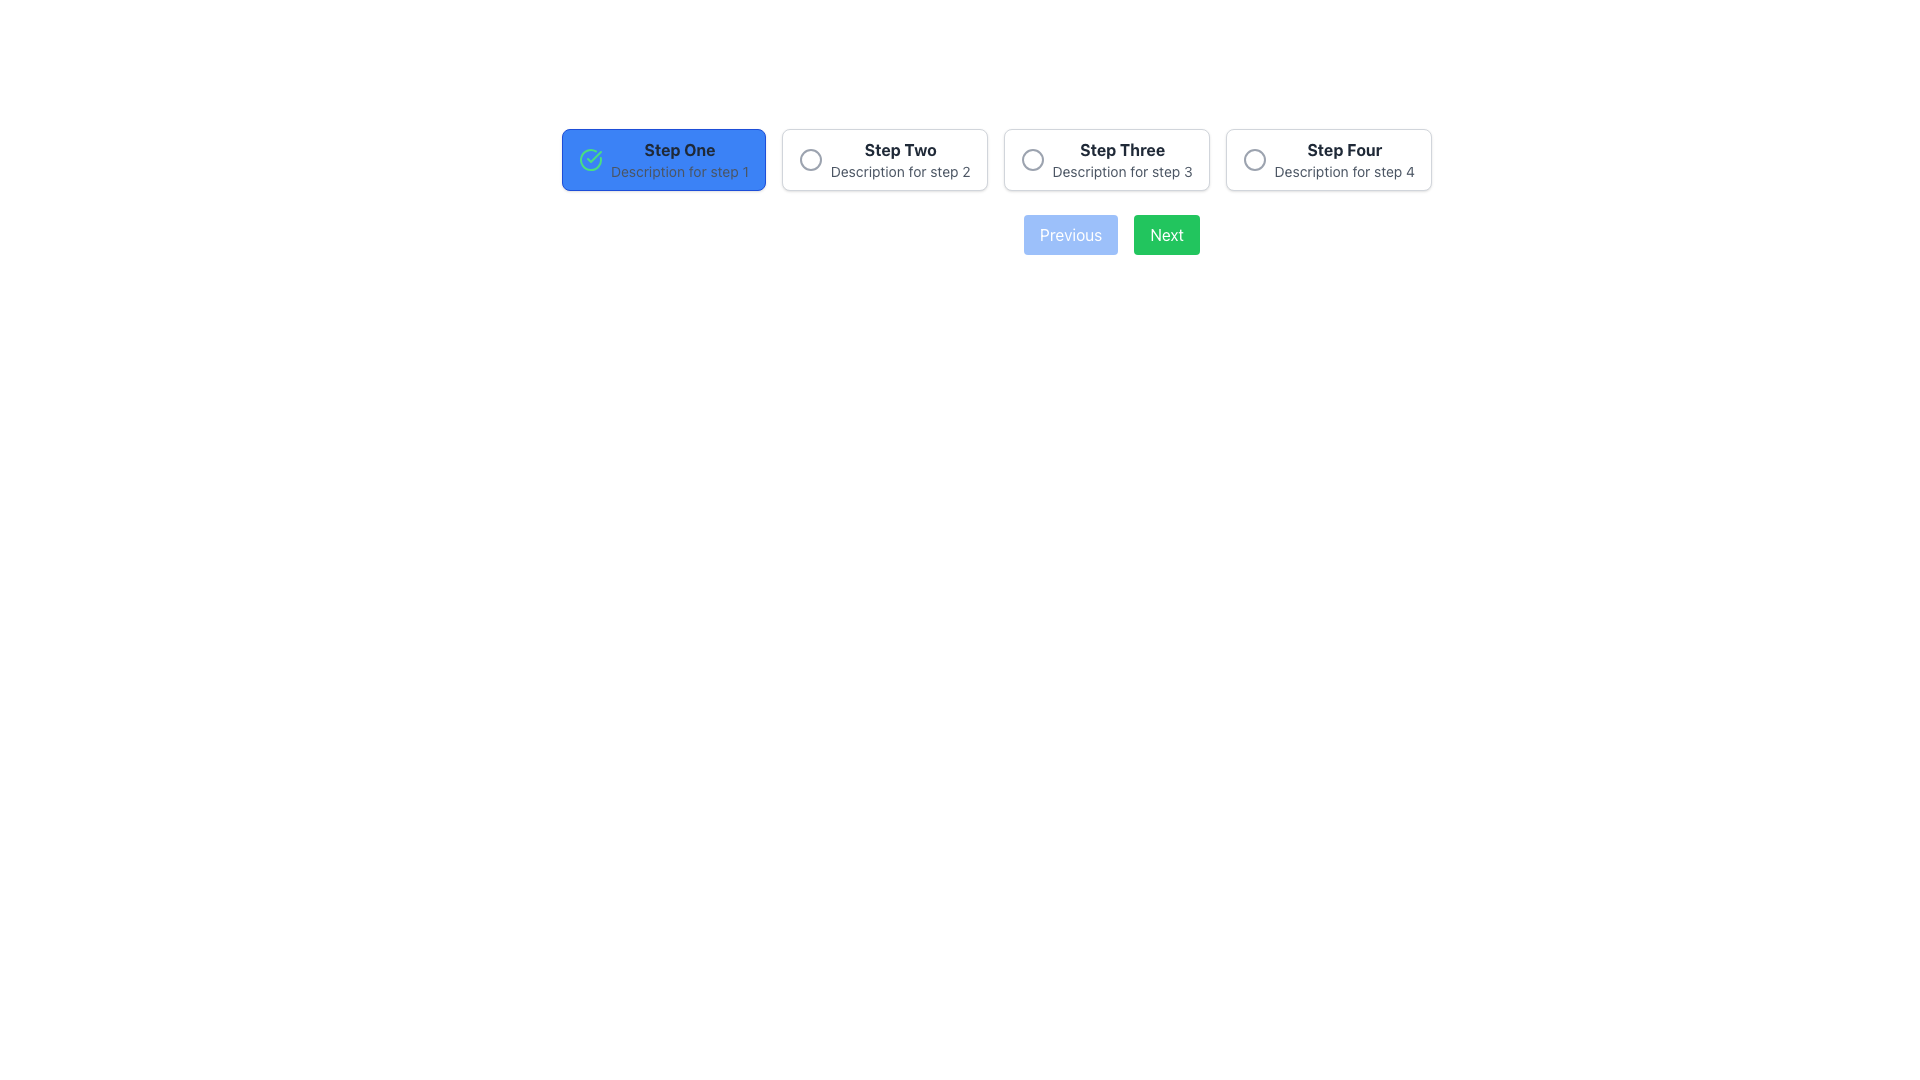 The height and width of the screenshot is (1080, 1920). Describe the element at coordinates (589, 158) in the screenshot. I see `the indicator icon that signifies 'Step One' is selected or completed, located to the left of the 'Step One' text within a blue rectangular button` at that location.